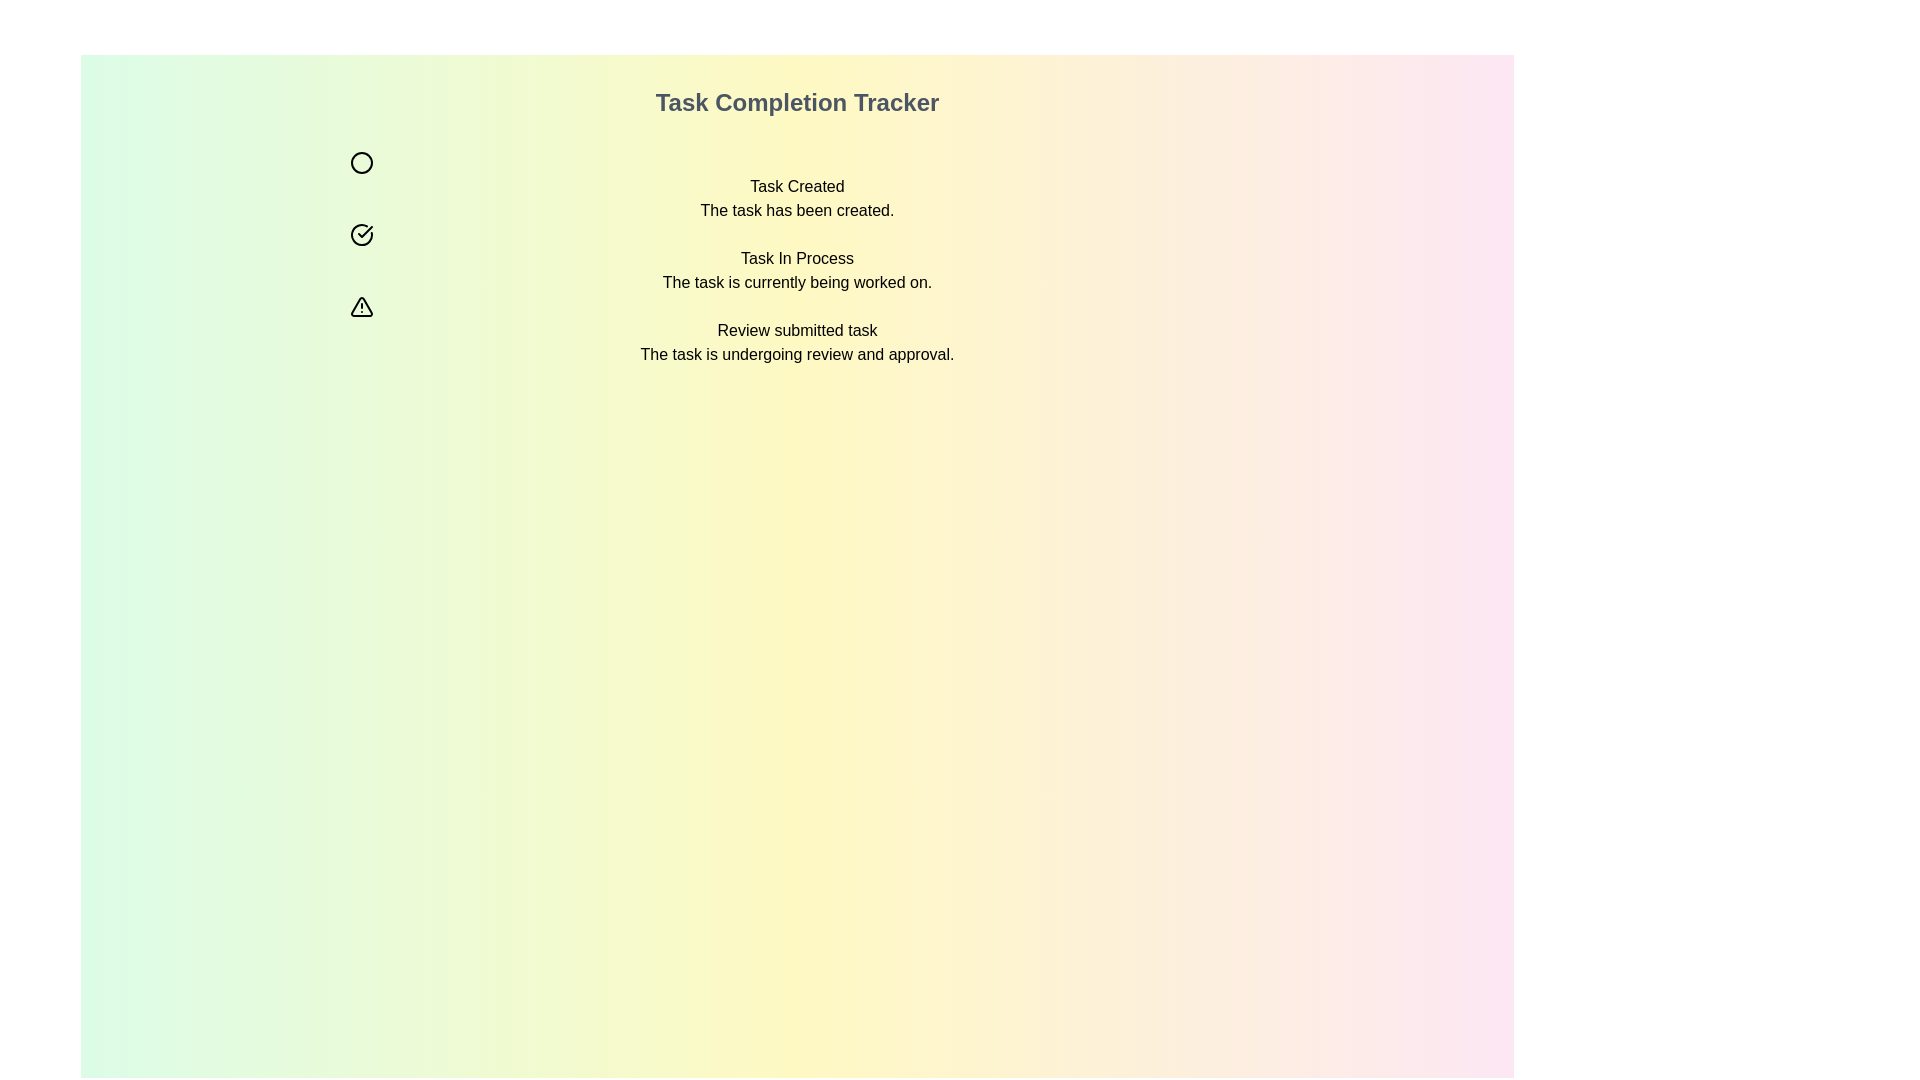 The image size is (1920, 1080). What do you see at coordinates (796, 270) in the screenshot?
I see `status information displayed by the text label indicating the progress of the task below the title 'Task Completion Tracker'` at bounding box center [796, 270].